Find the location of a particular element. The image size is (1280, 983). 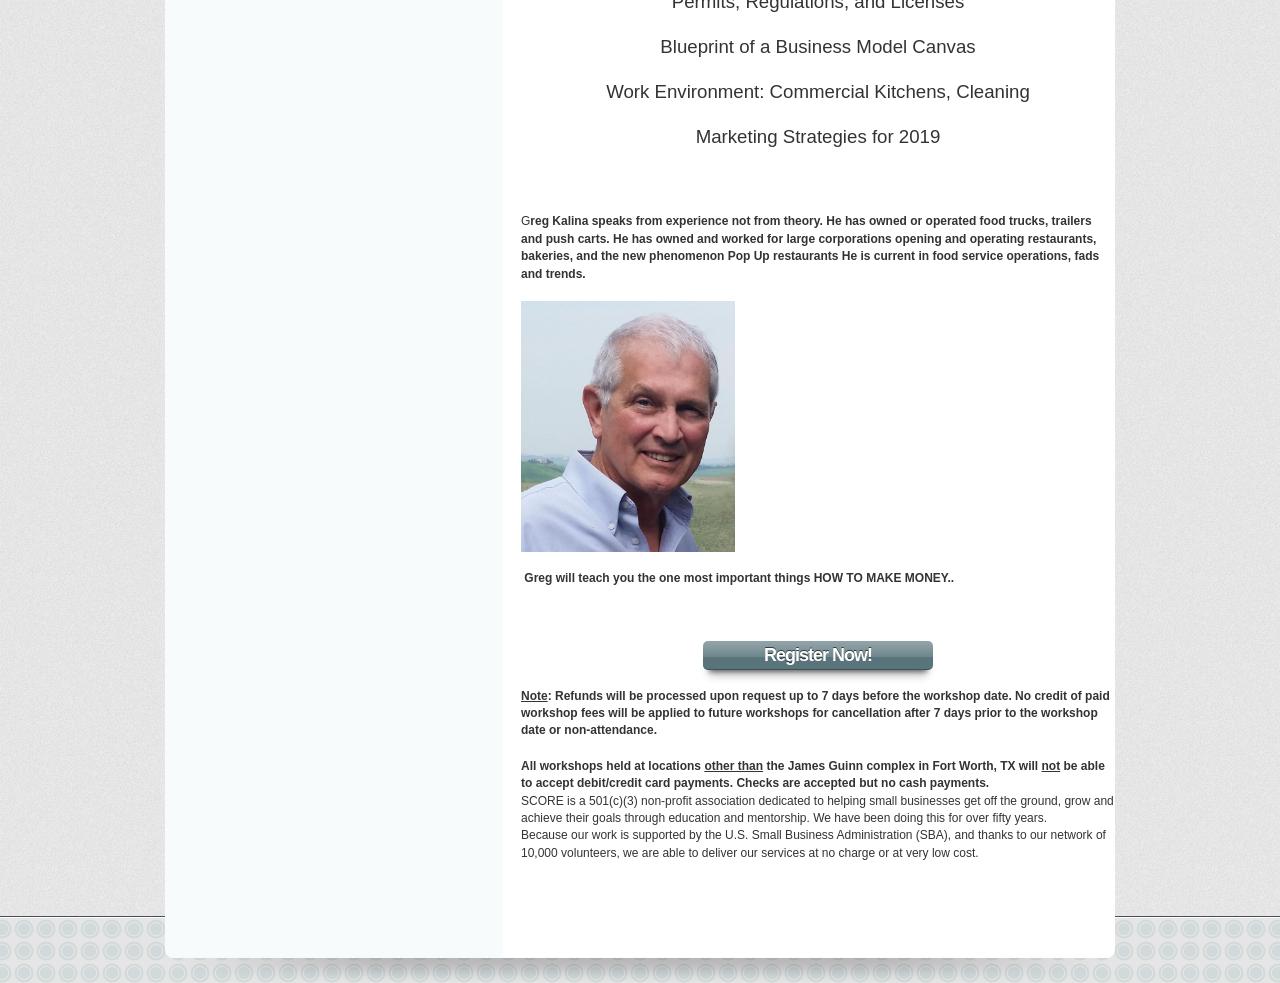

'All workshops held at locations' is located at coordinates (611, 763).